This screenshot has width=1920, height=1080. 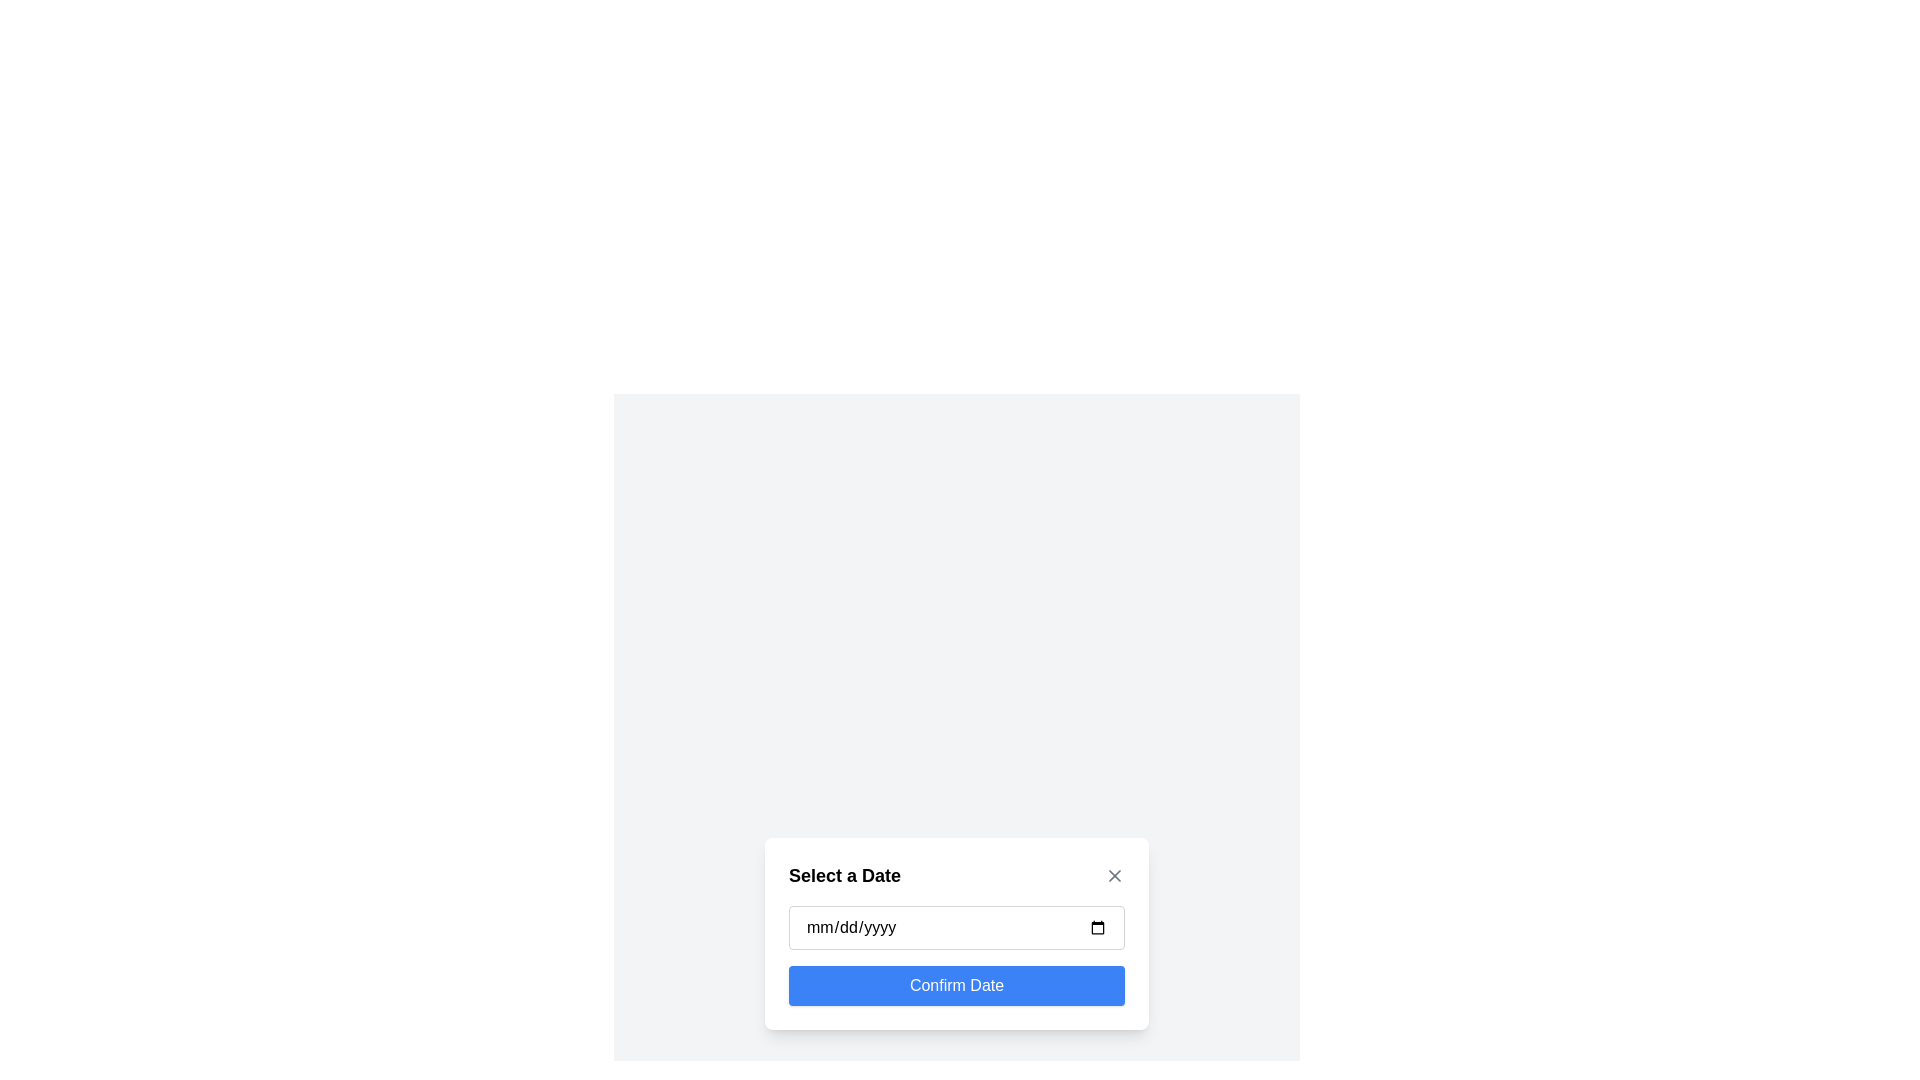 I want to click on the text label reading 'Select a Date' which is prominently displayed at the top of a modal window, so click(x=844, y=874).